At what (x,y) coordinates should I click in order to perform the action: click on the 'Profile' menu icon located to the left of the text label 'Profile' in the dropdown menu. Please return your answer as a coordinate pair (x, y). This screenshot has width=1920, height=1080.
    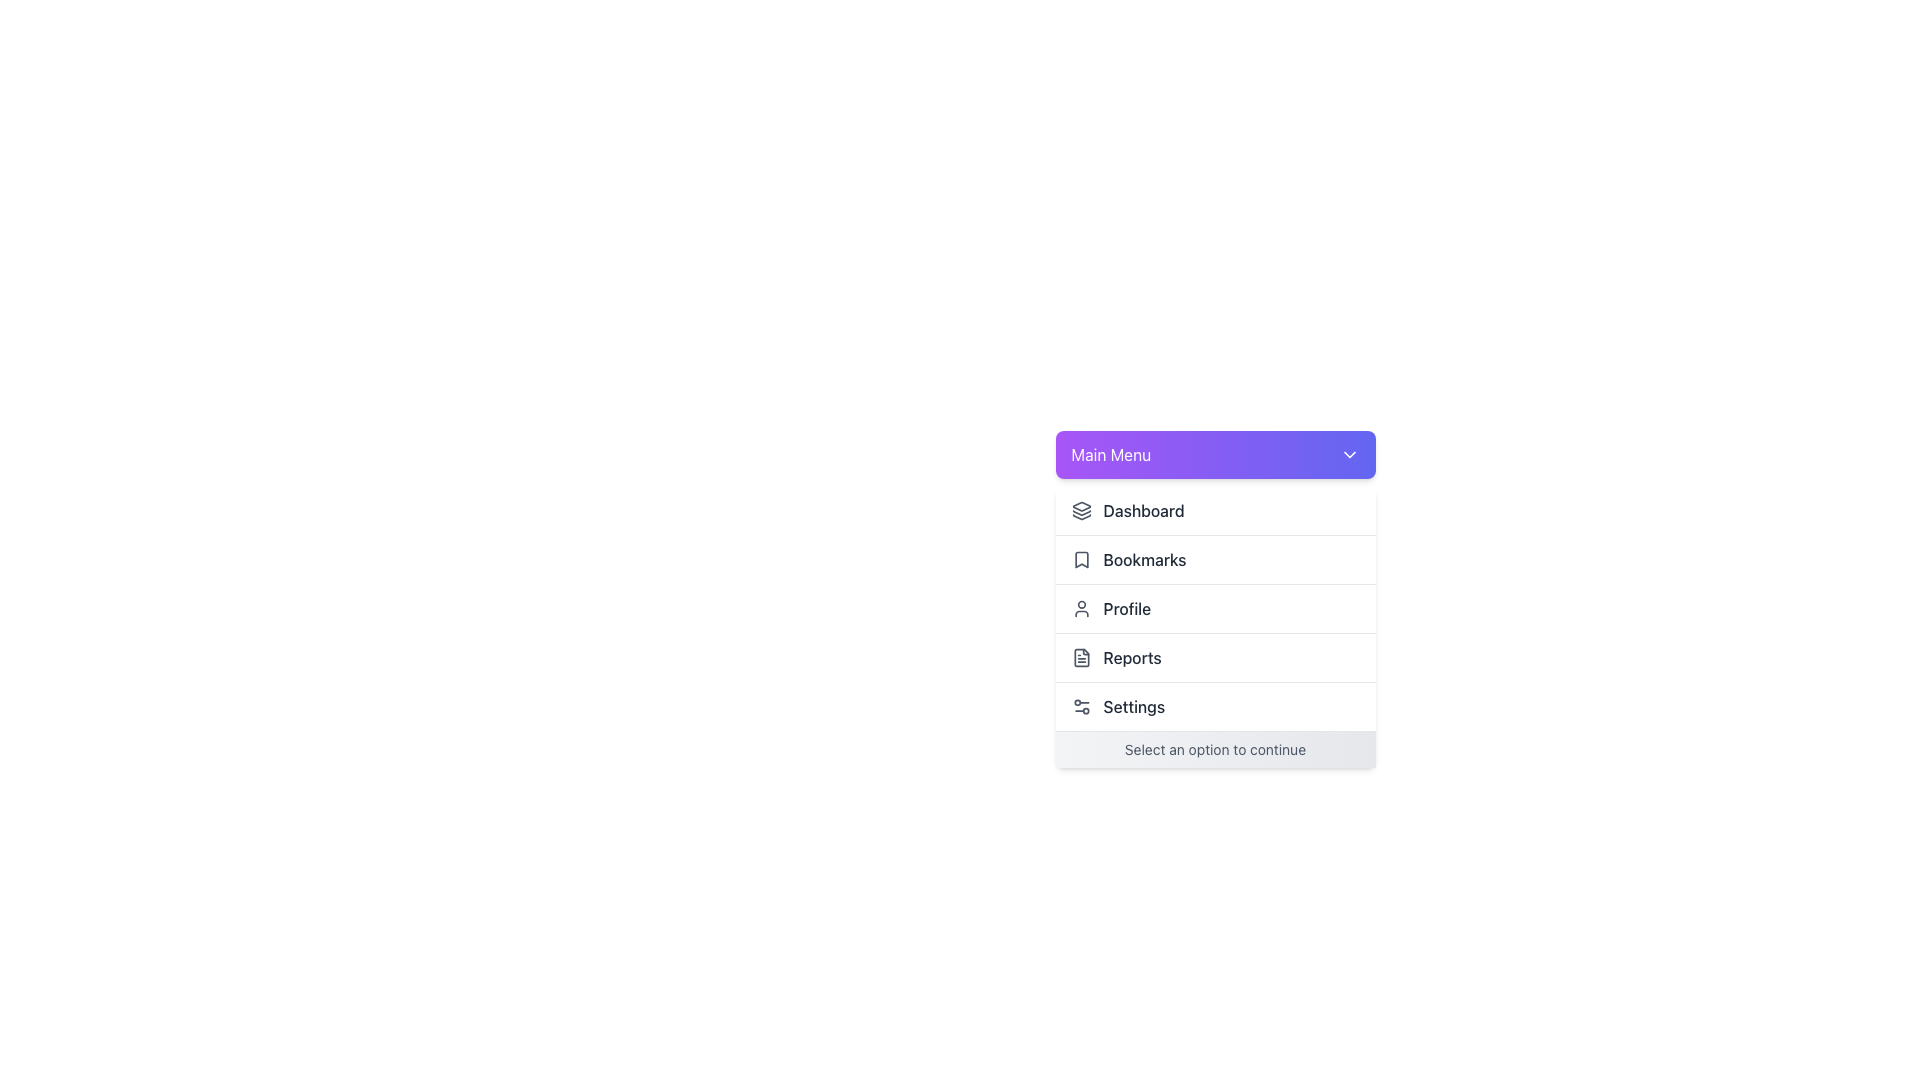
    Looking at the image, I should click on (1080, 608).